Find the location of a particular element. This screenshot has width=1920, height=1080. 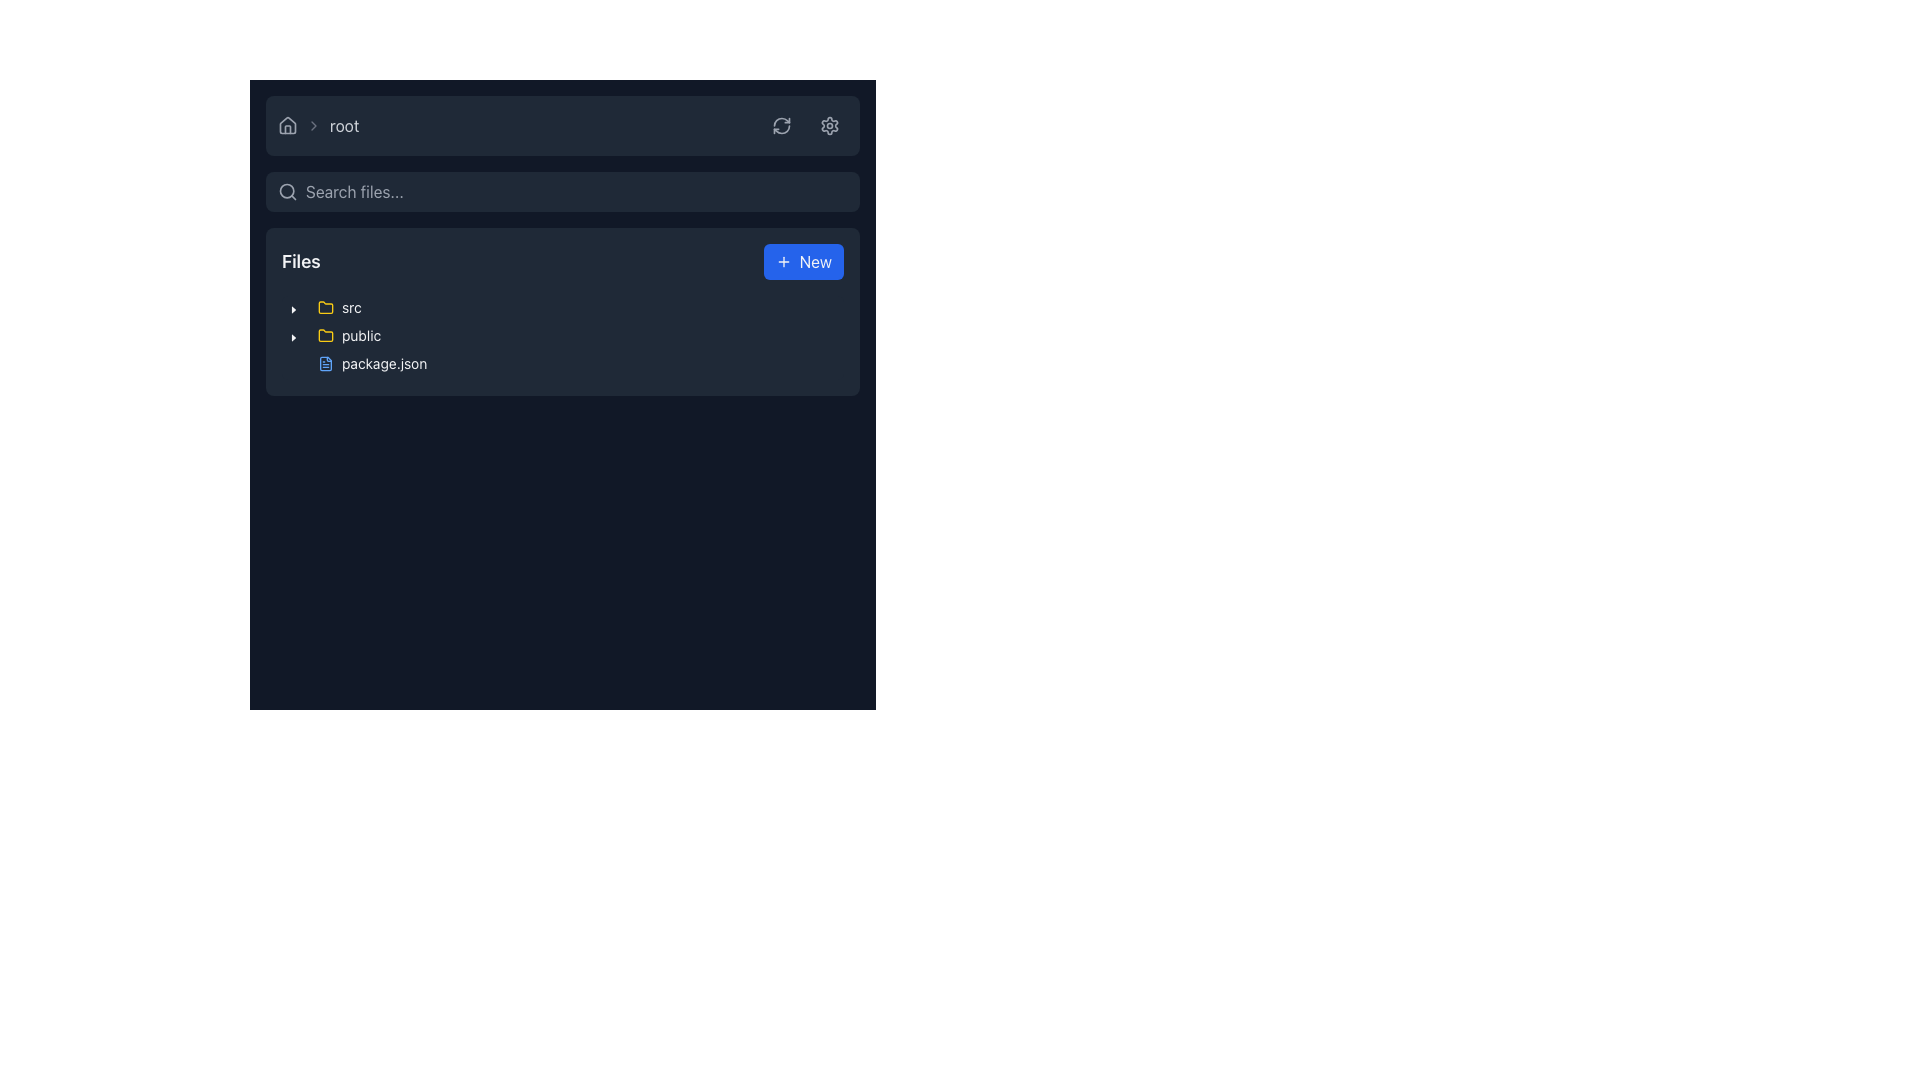

the small yellow folder icon located in the top left corner of the navigation interface is located at coordinates (326, 308).